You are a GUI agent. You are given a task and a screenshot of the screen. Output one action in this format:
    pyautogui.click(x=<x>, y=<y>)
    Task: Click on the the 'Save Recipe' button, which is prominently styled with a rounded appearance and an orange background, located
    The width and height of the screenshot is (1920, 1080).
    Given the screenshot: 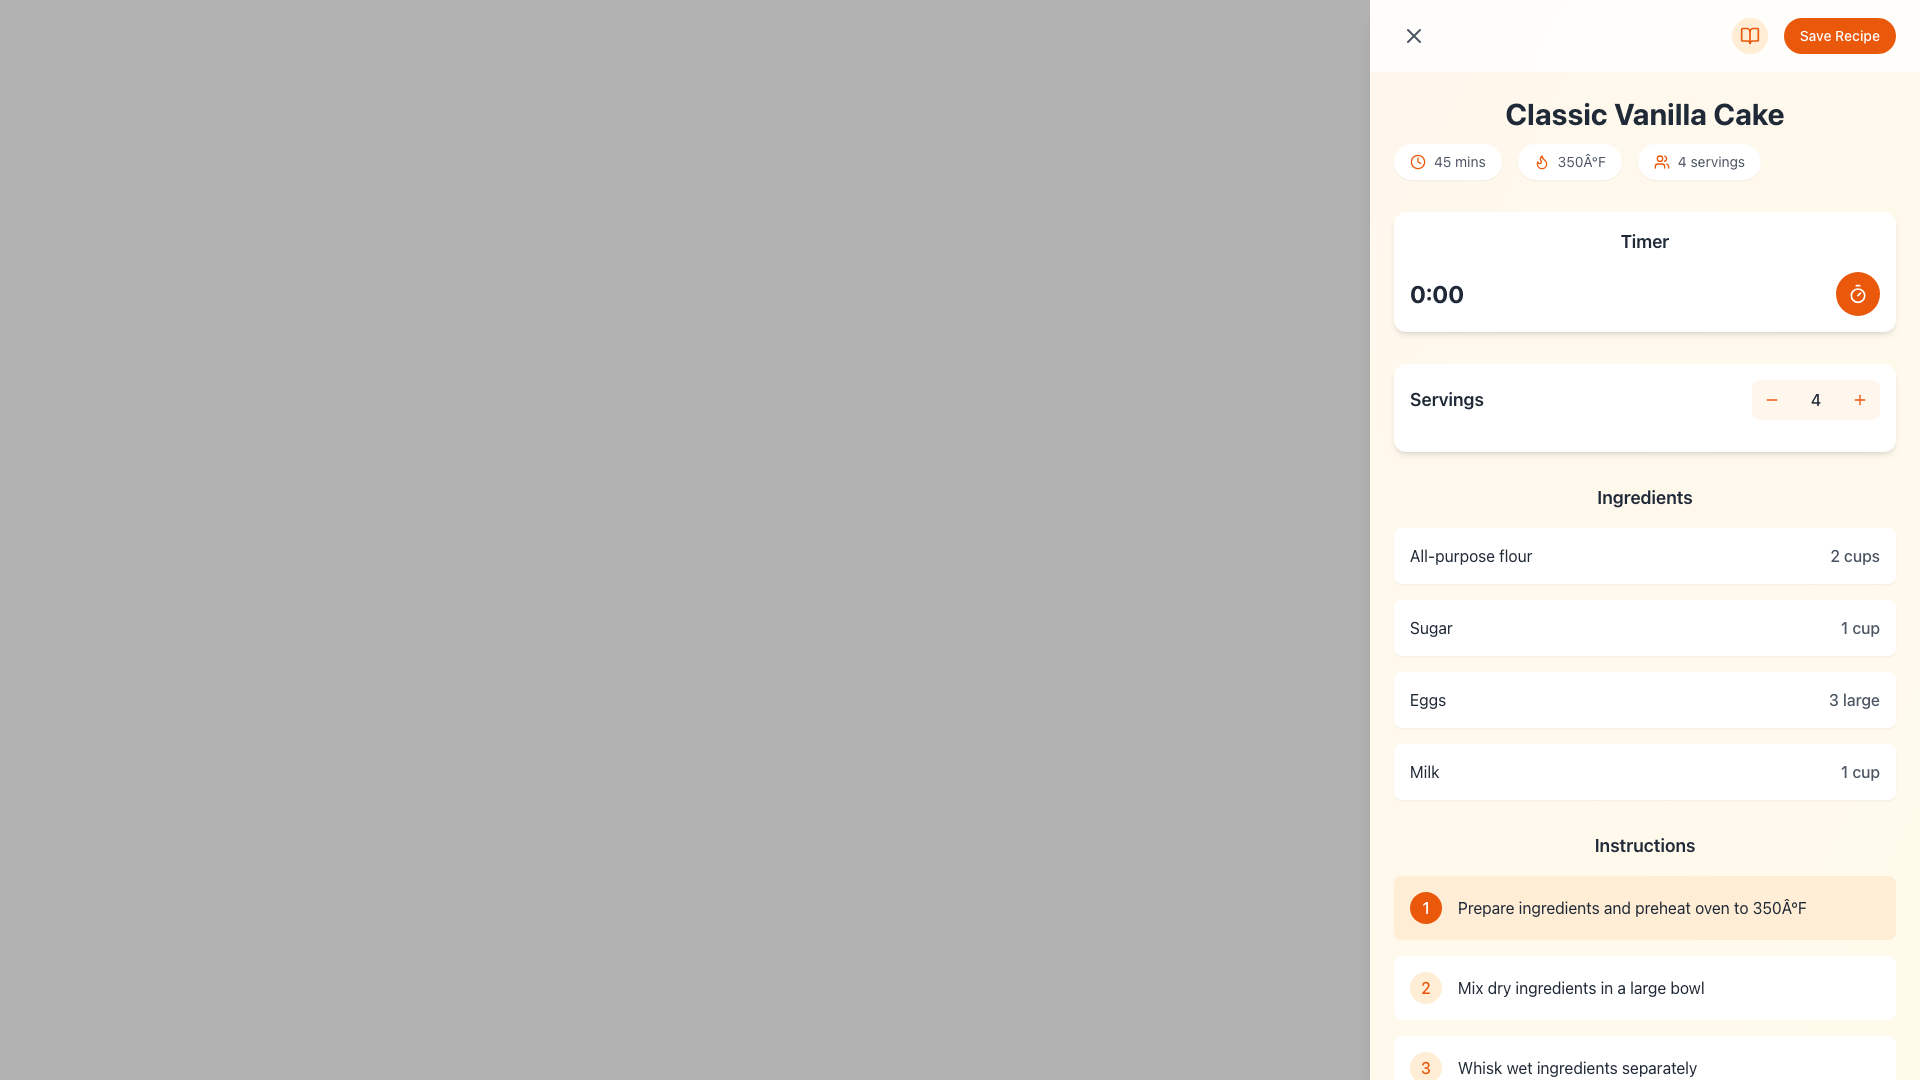 What is the action you would take?
    pyautogui.click(x=1645, y=35)
    